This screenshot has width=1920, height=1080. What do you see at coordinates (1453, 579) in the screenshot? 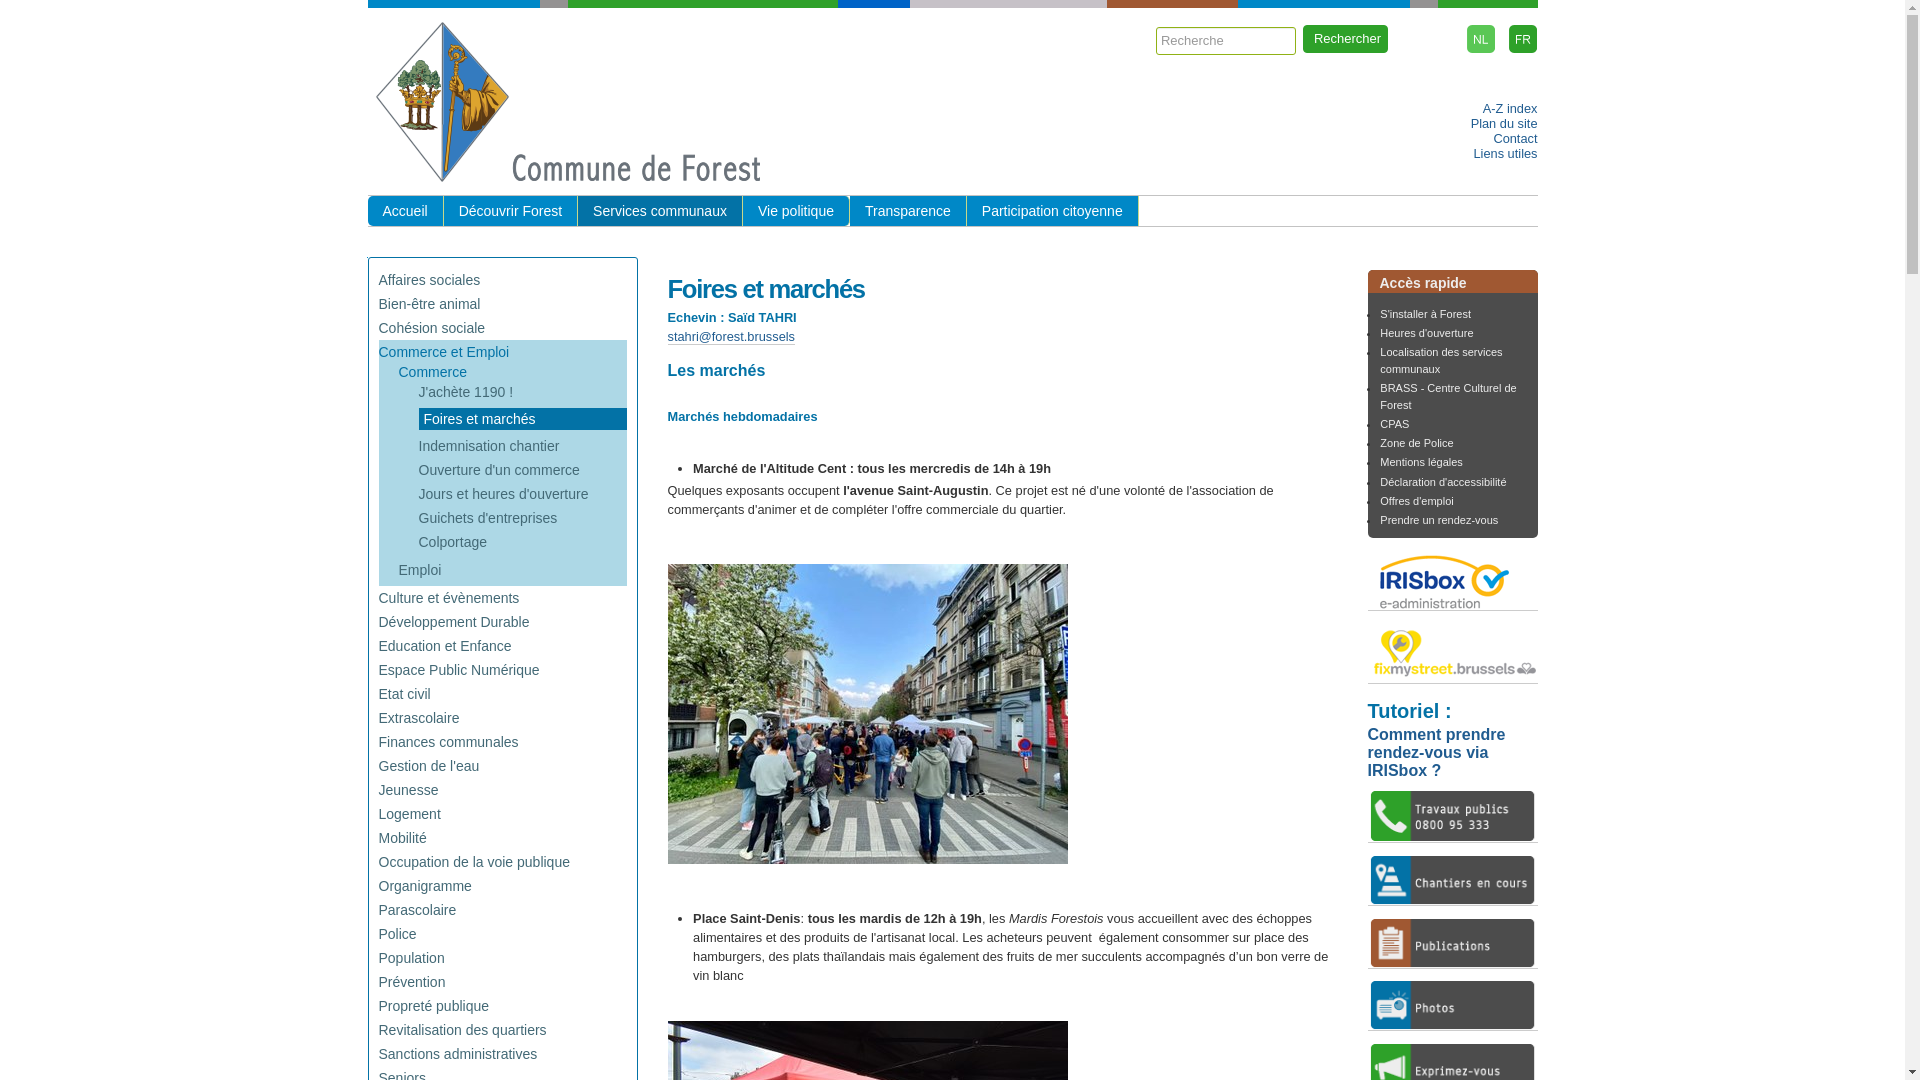
I see `'IRISbox'` at bounding box center [1453, 579].